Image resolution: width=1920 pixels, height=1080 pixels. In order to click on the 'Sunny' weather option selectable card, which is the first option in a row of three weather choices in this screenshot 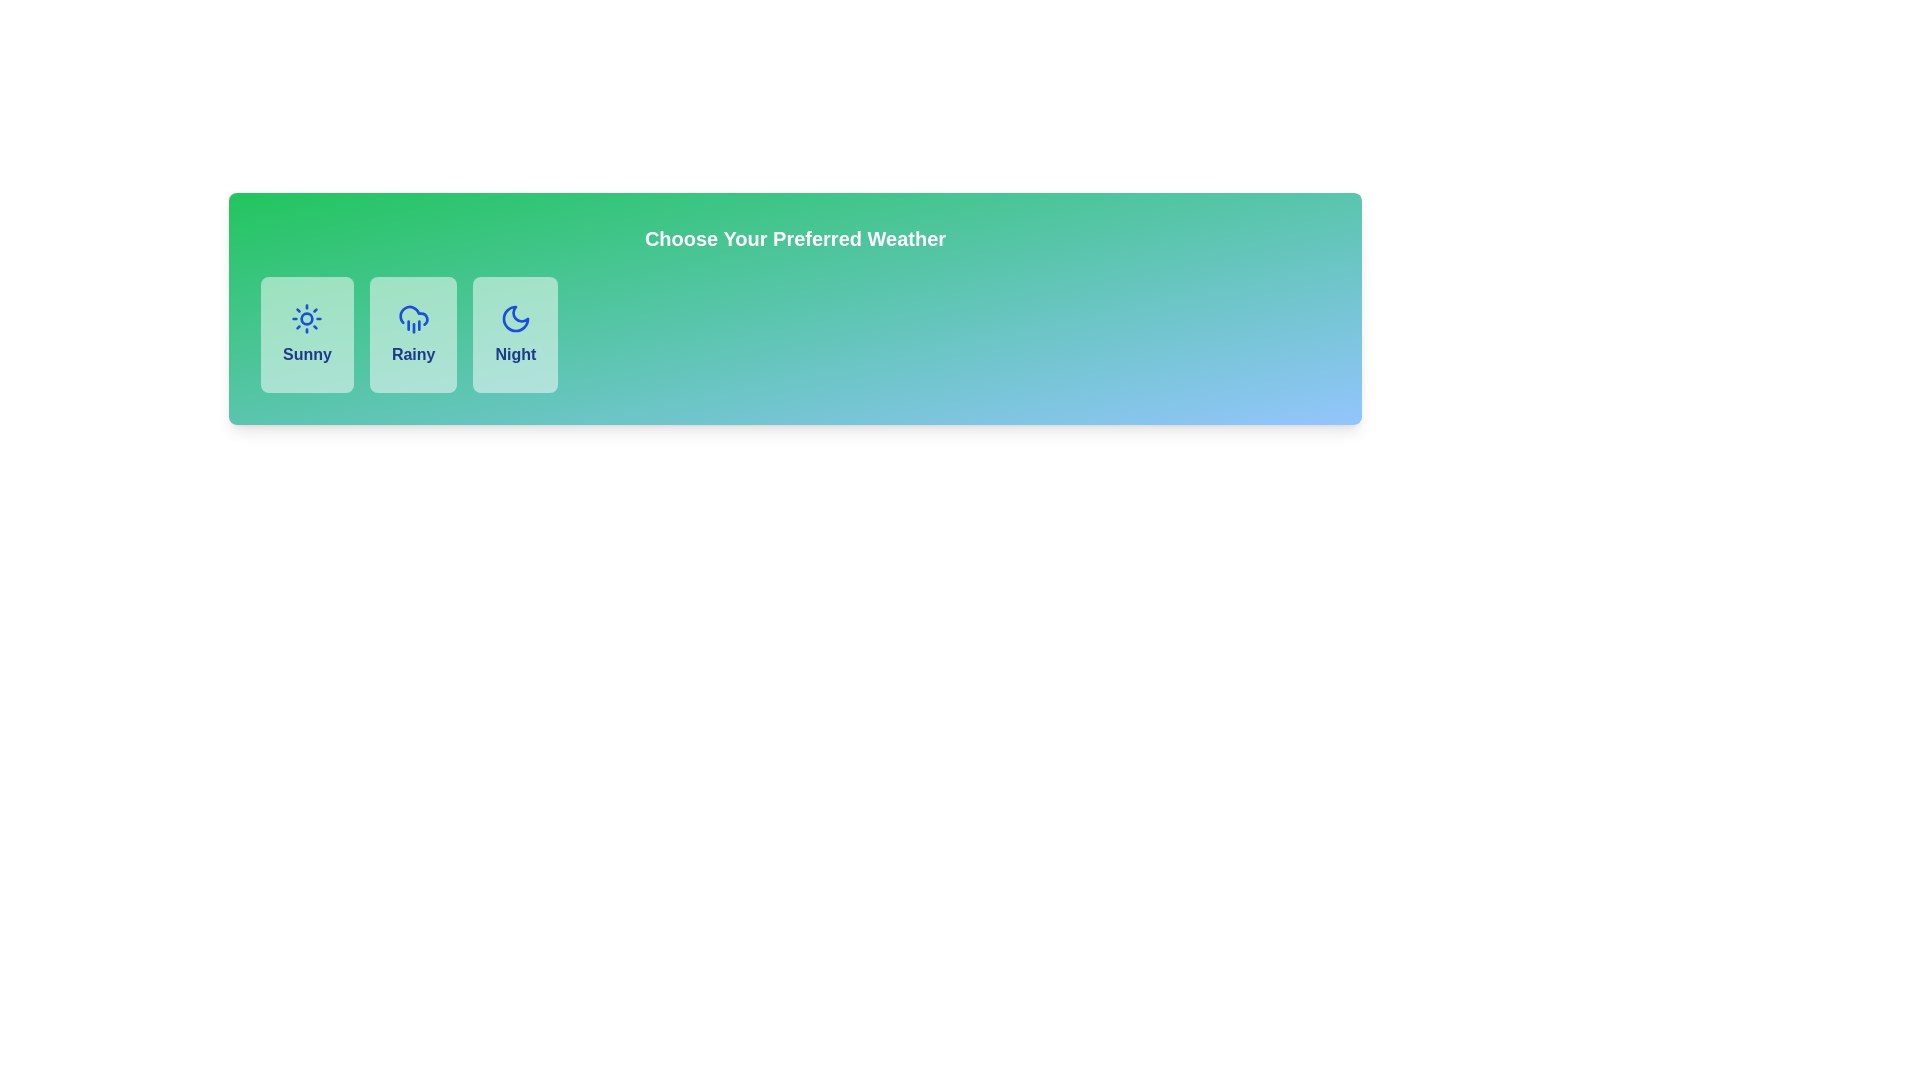, I will do `click(306, 334)`.